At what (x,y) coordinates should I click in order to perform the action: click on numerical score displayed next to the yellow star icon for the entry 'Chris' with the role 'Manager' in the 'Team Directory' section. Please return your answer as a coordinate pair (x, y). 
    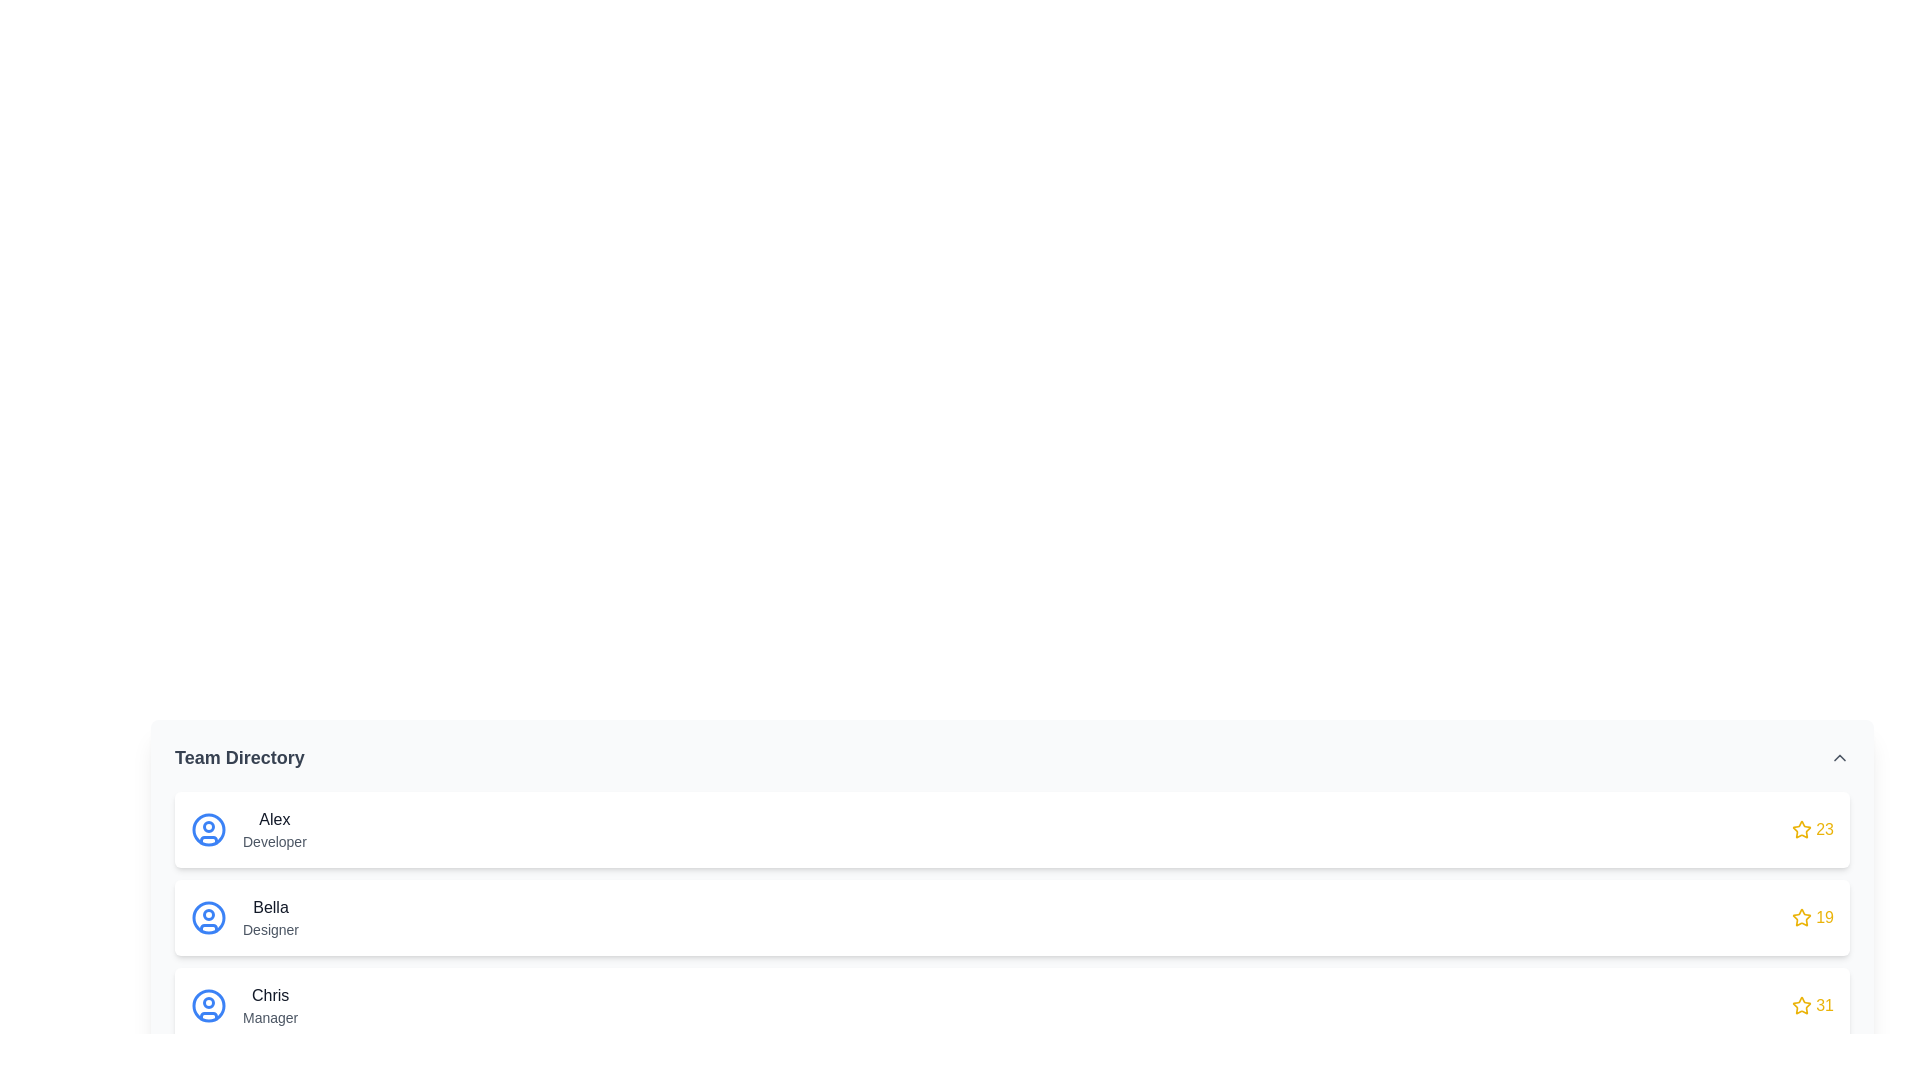
    Looking at the image, I should click on (1825, 1006).